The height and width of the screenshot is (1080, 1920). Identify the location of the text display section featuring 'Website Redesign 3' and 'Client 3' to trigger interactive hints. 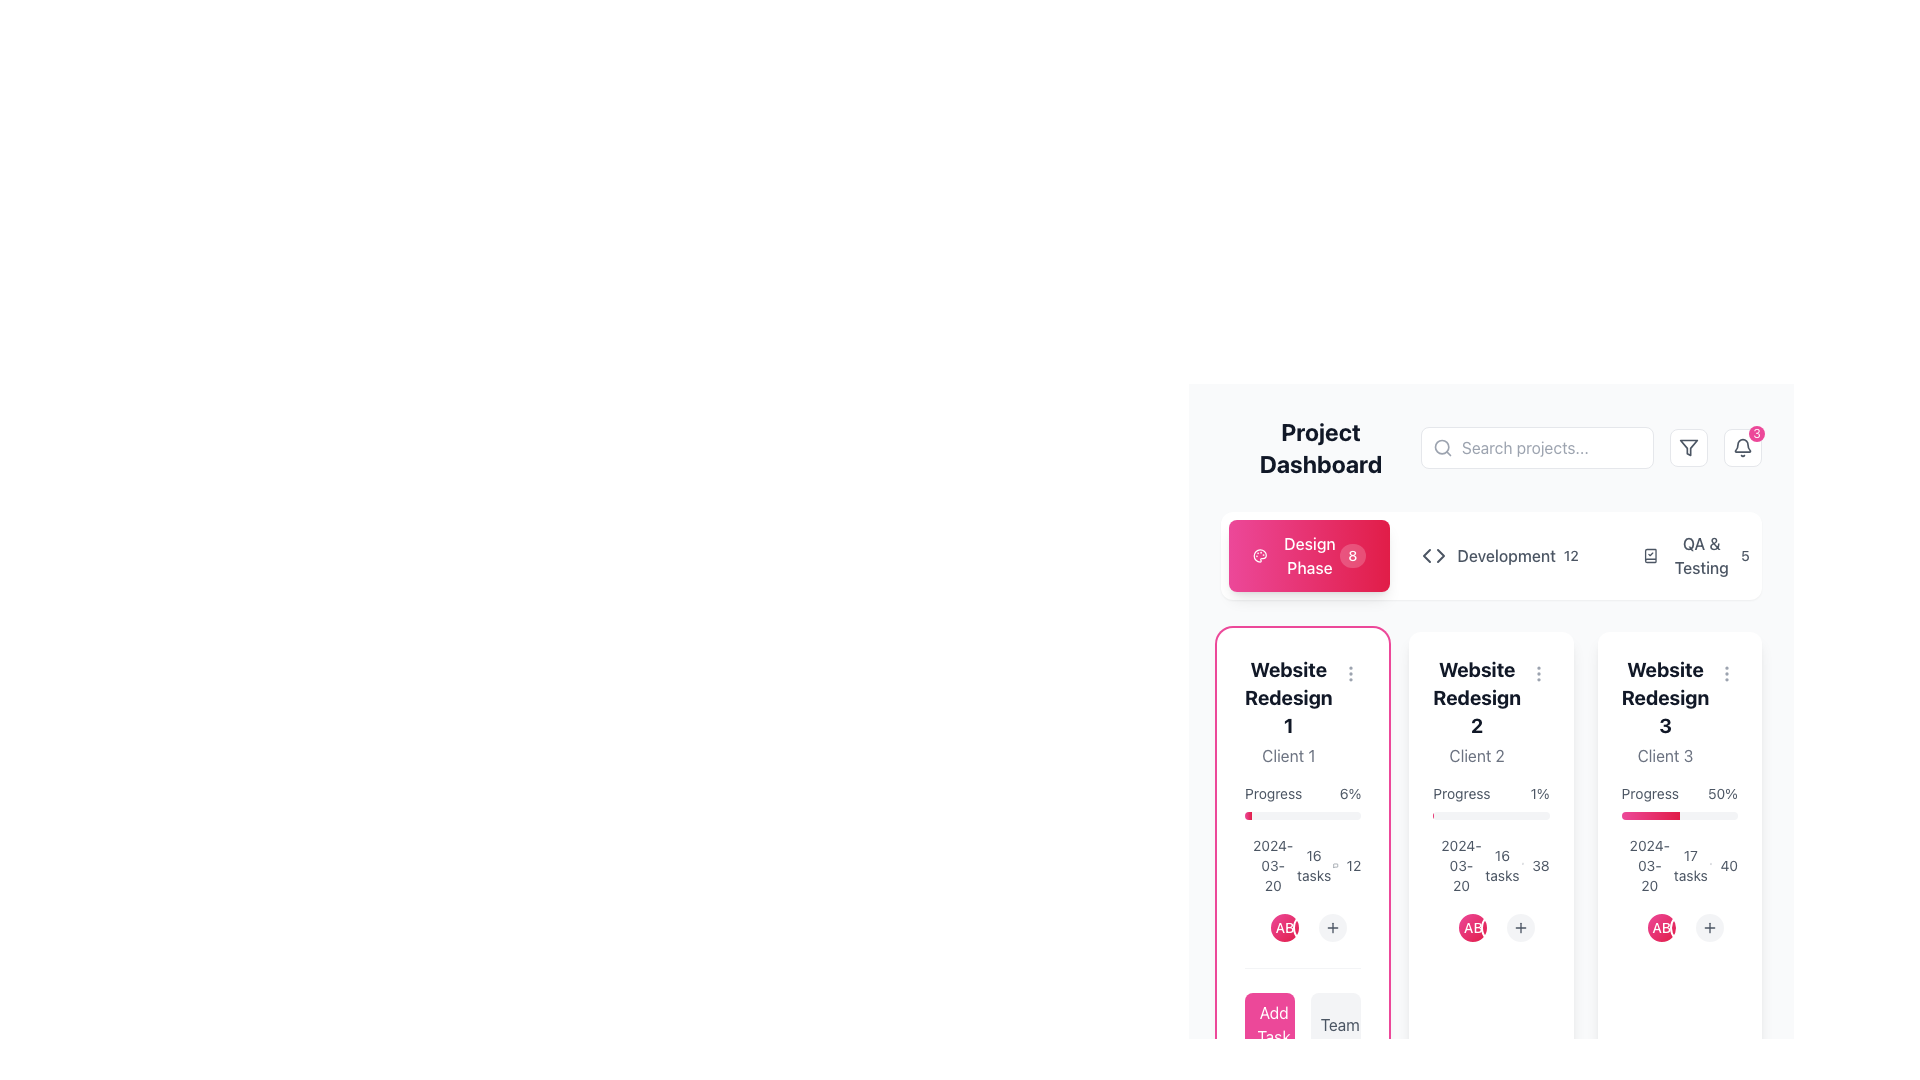
(1665, 711).